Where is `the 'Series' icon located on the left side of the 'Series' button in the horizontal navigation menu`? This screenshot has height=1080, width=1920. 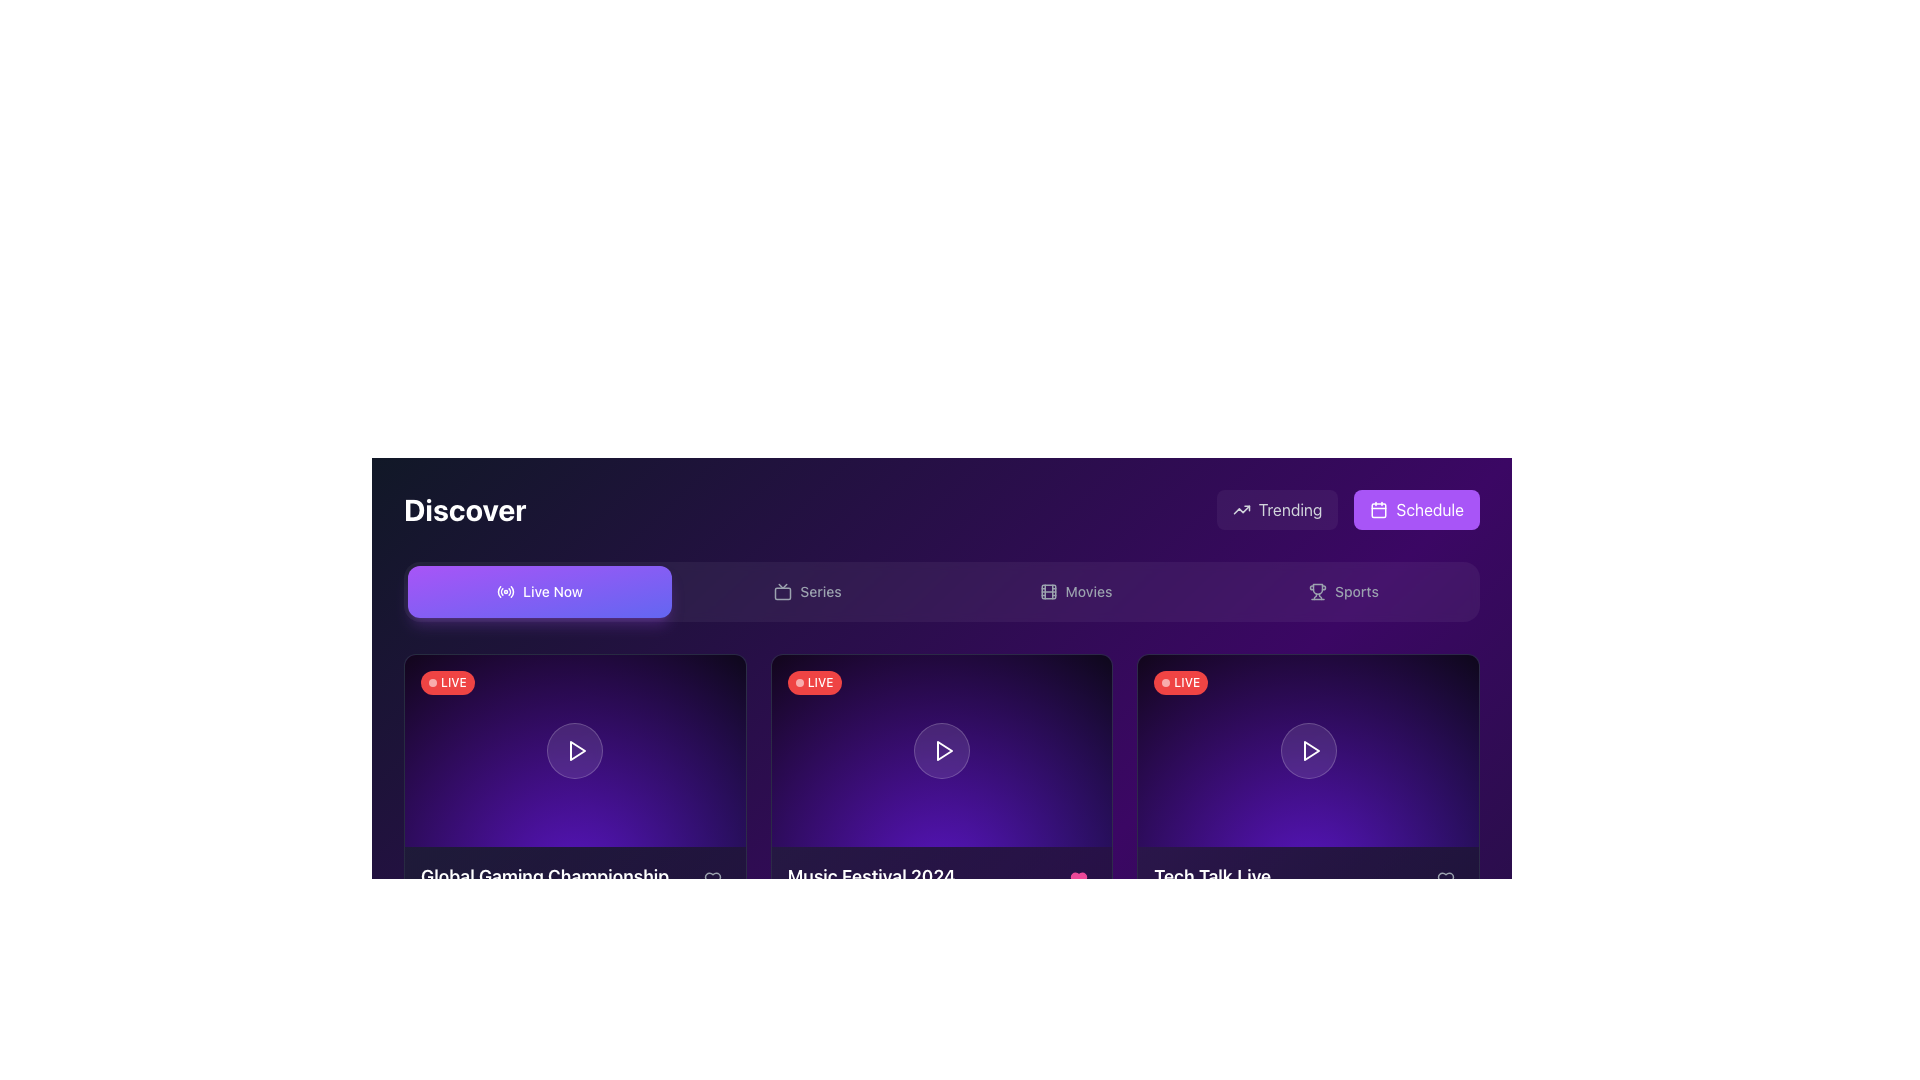 the 'Series' icon located on the left side of the 'Series' button in the horizontal navigation menu is located at coordinates (782, 590).